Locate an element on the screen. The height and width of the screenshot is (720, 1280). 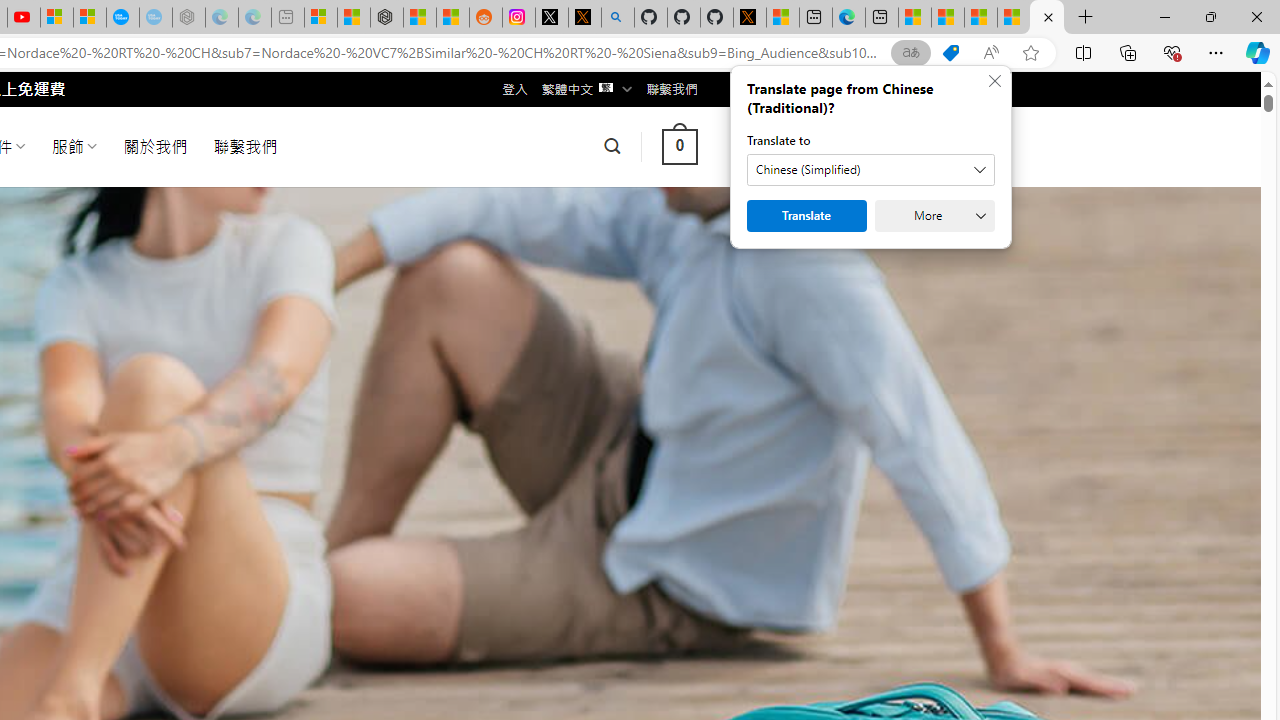
'  0  ' is located at coordinates (679, 145).